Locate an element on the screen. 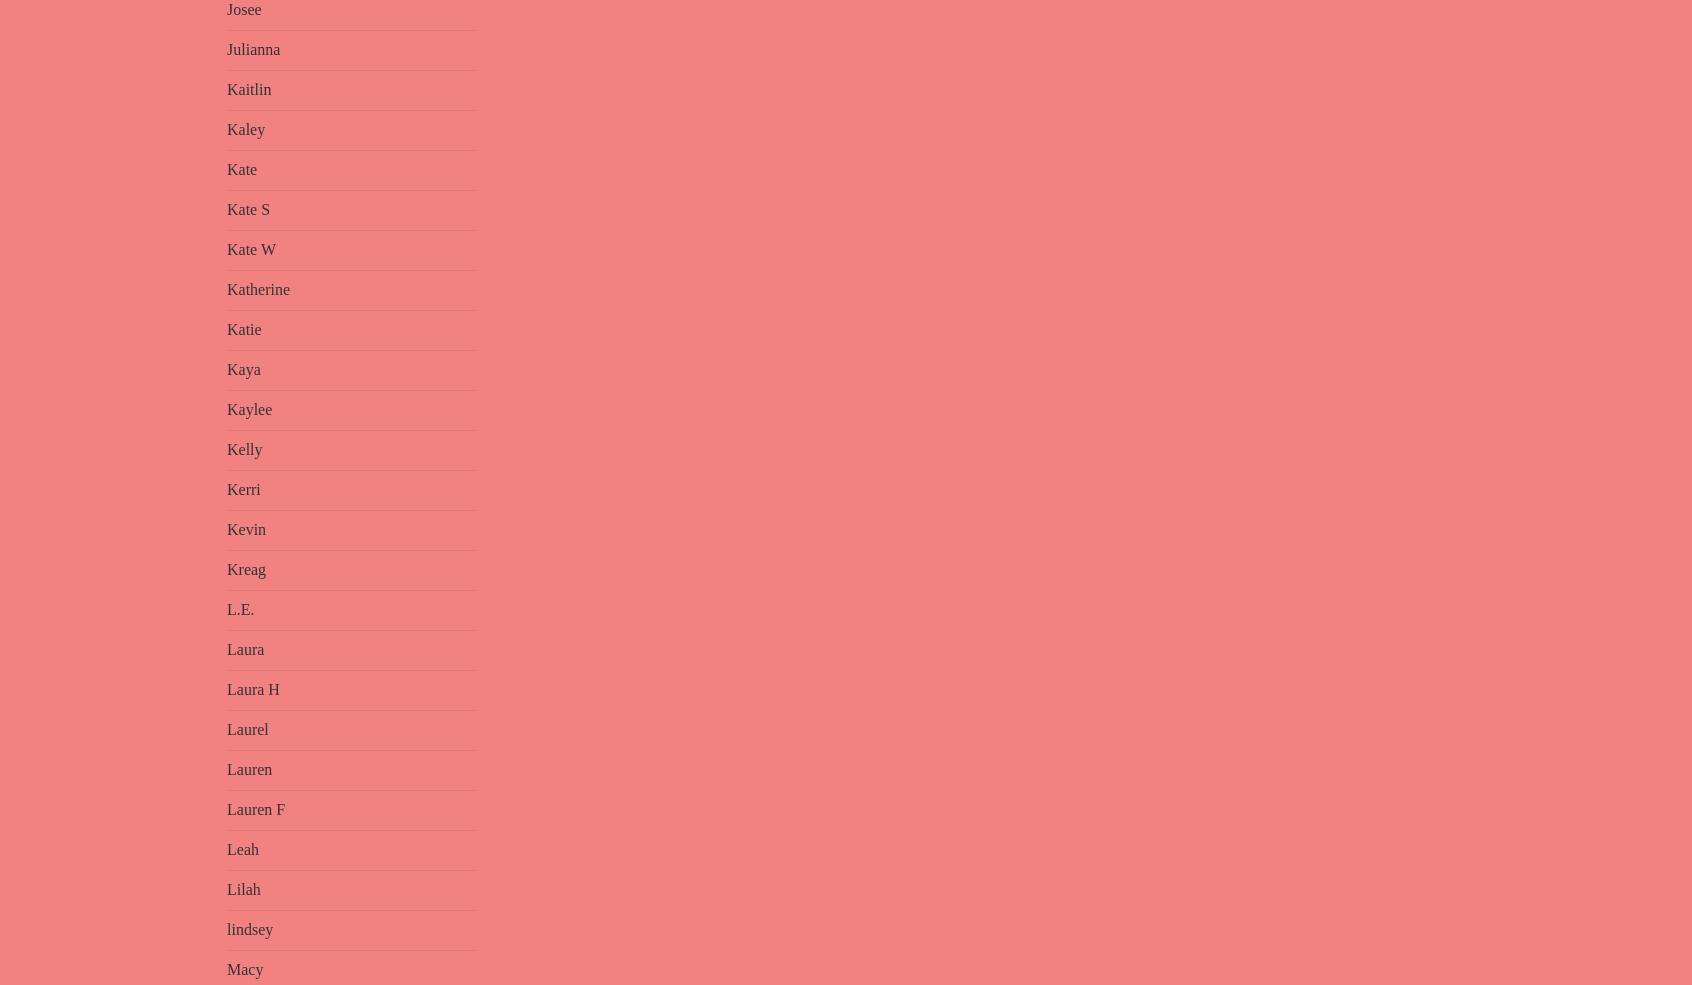 This screenshot has width=1692, height=985. 'Josee' is located at coordinates (243, 8).